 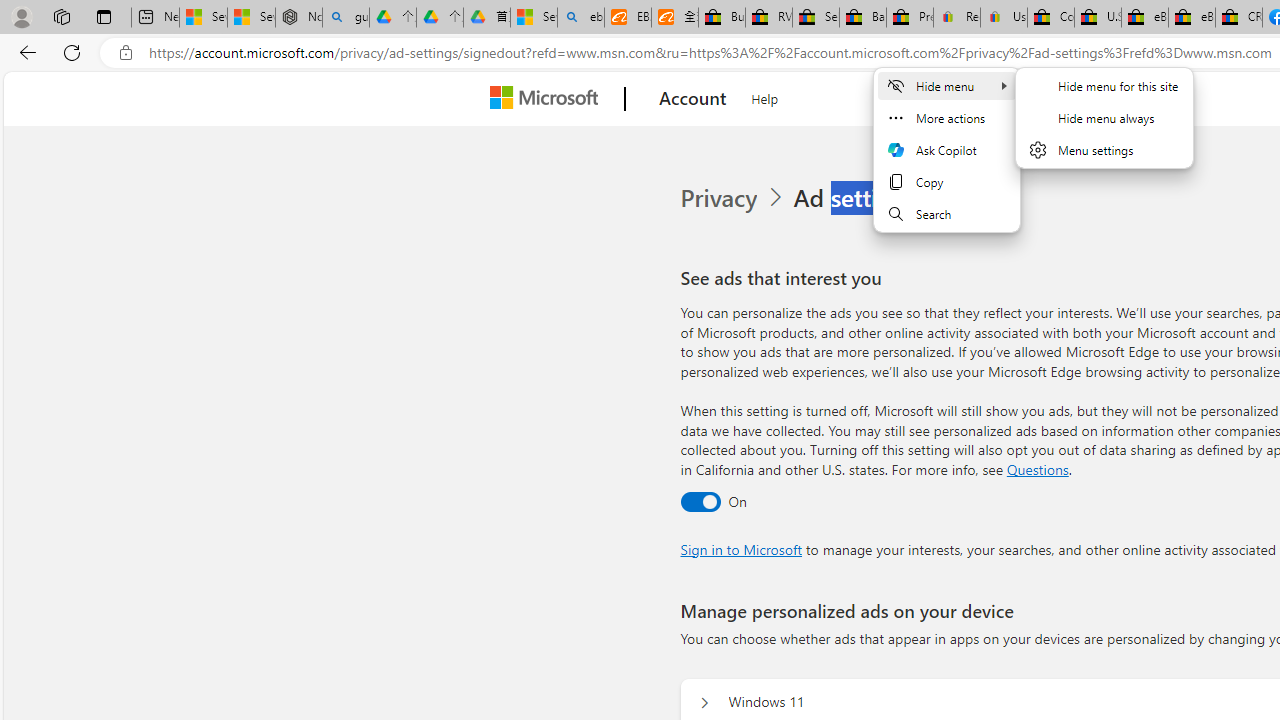 What do you see at coordinates (1103, 118) in the screenshot?
I see `'Hide menu always'` at bounding box center [1103, 118].